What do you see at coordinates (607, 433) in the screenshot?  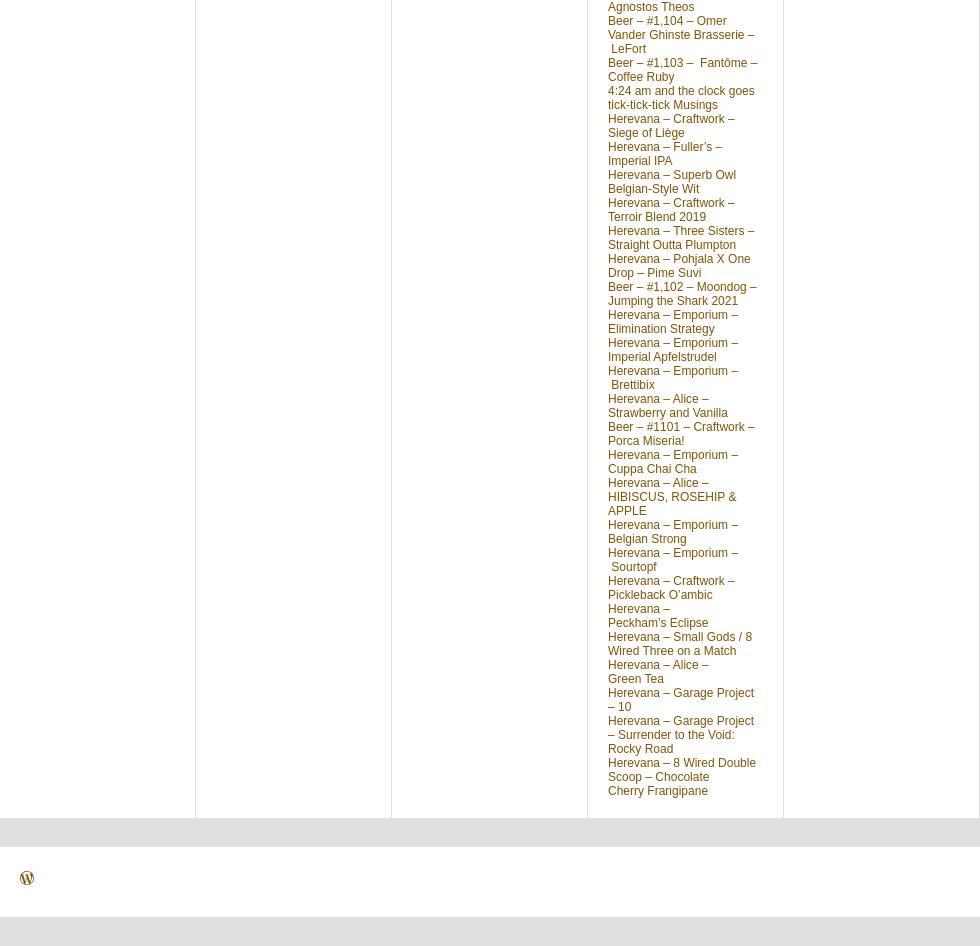 I see `'Beer – #1101 – Craftwork – Porca Miseria!'` at bounding box center [607, 433].